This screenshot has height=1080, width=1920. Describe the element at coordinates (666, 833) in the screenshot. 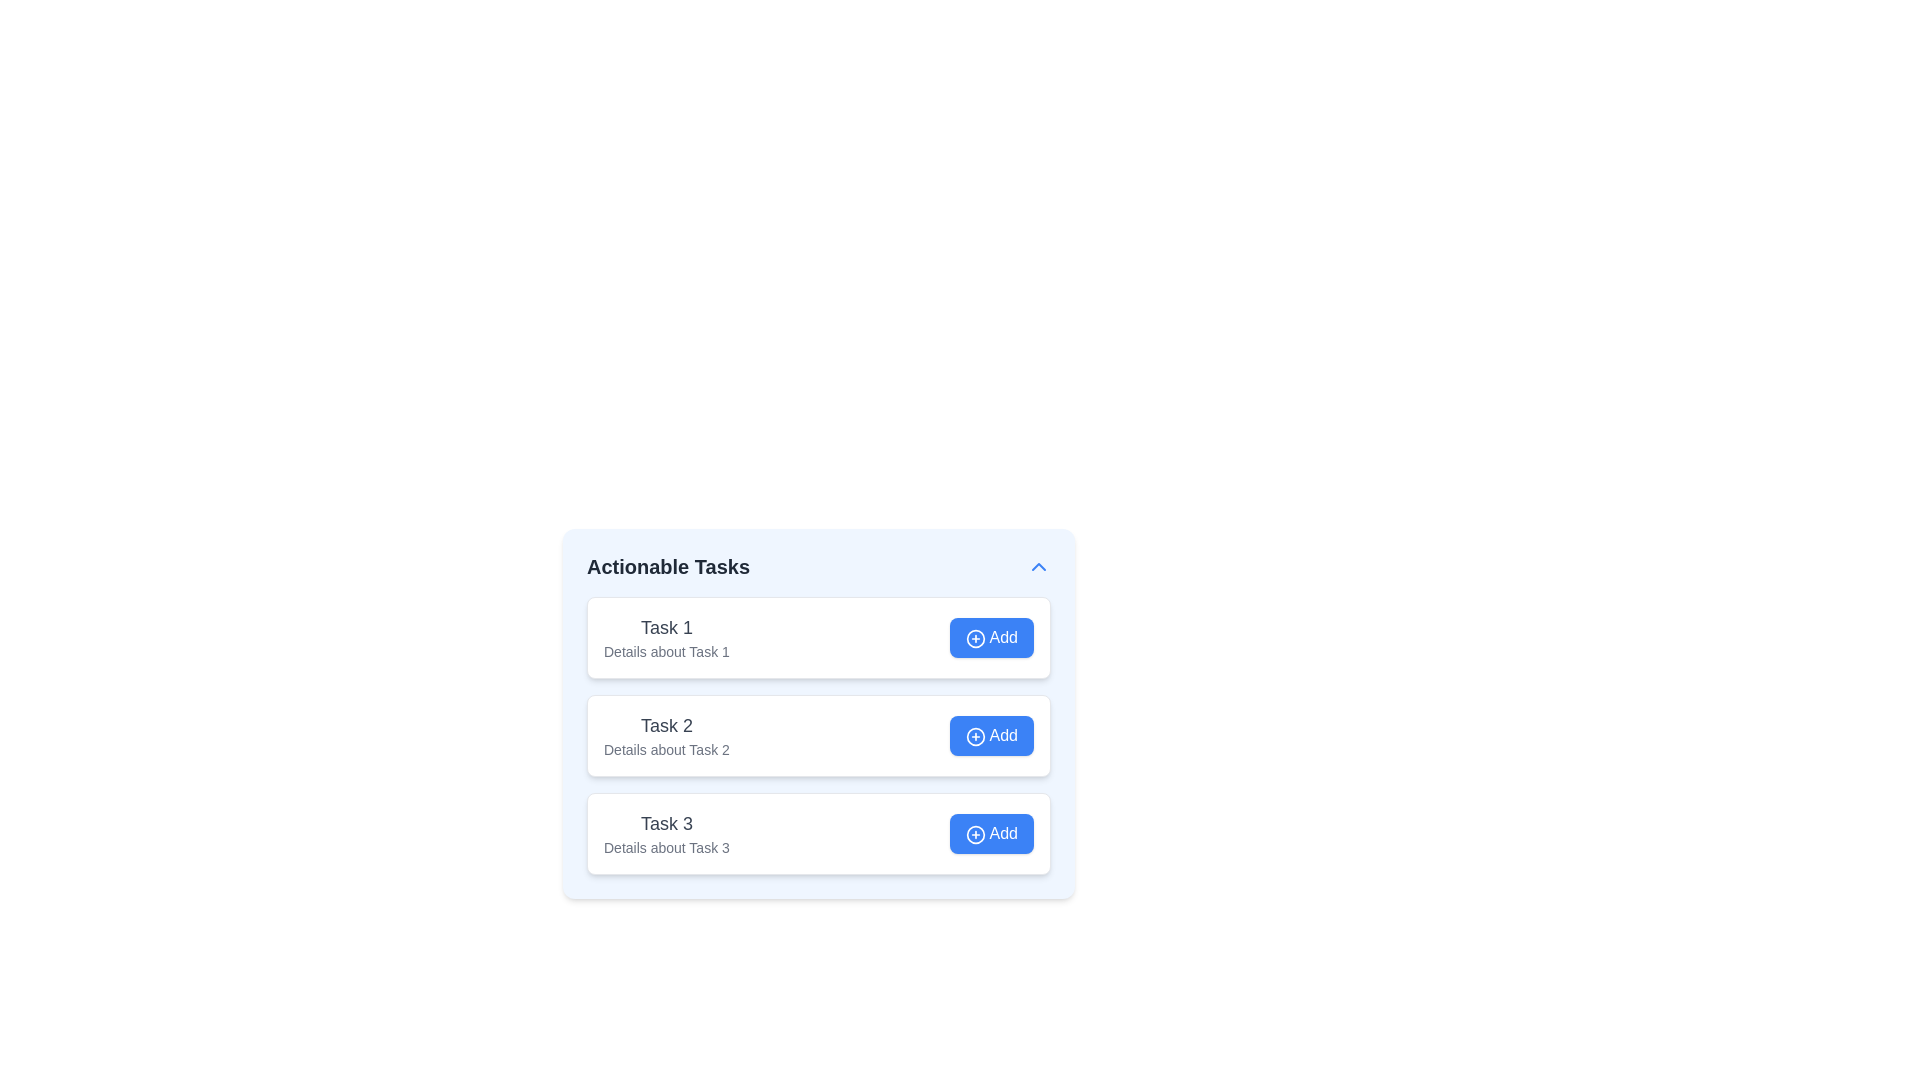

I see `the text area displaying 'Task 3' with the description 'Details about Task 3', located in the left portion of the third card under the 'Actionable Tasks' section` at that location.